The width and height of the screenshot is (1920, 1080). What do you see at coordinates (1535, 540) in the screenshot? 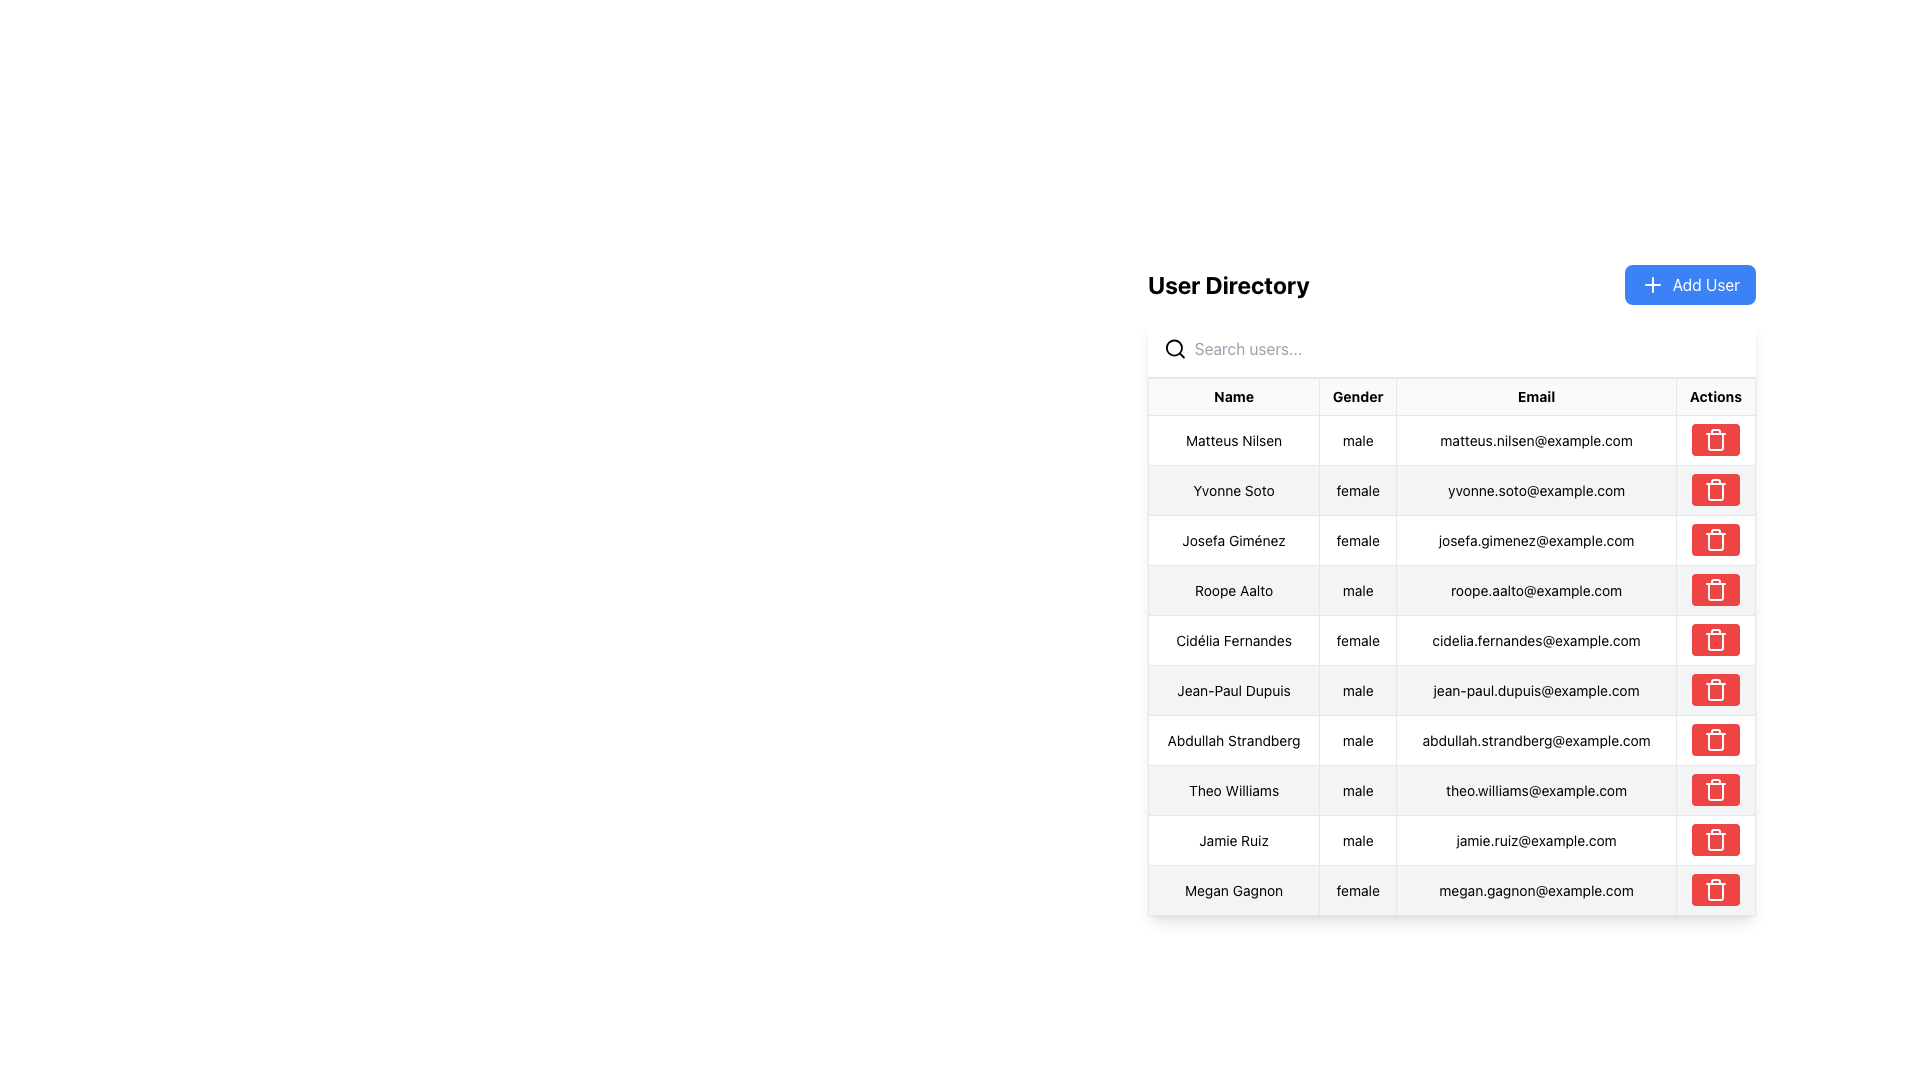
I see `the informational text field displaying the email 'josefa.gimenez@example.com' located in the third row of the user listing table, between the 'Gender' and 'Actions' columns` at bounding box center [1535, 540].